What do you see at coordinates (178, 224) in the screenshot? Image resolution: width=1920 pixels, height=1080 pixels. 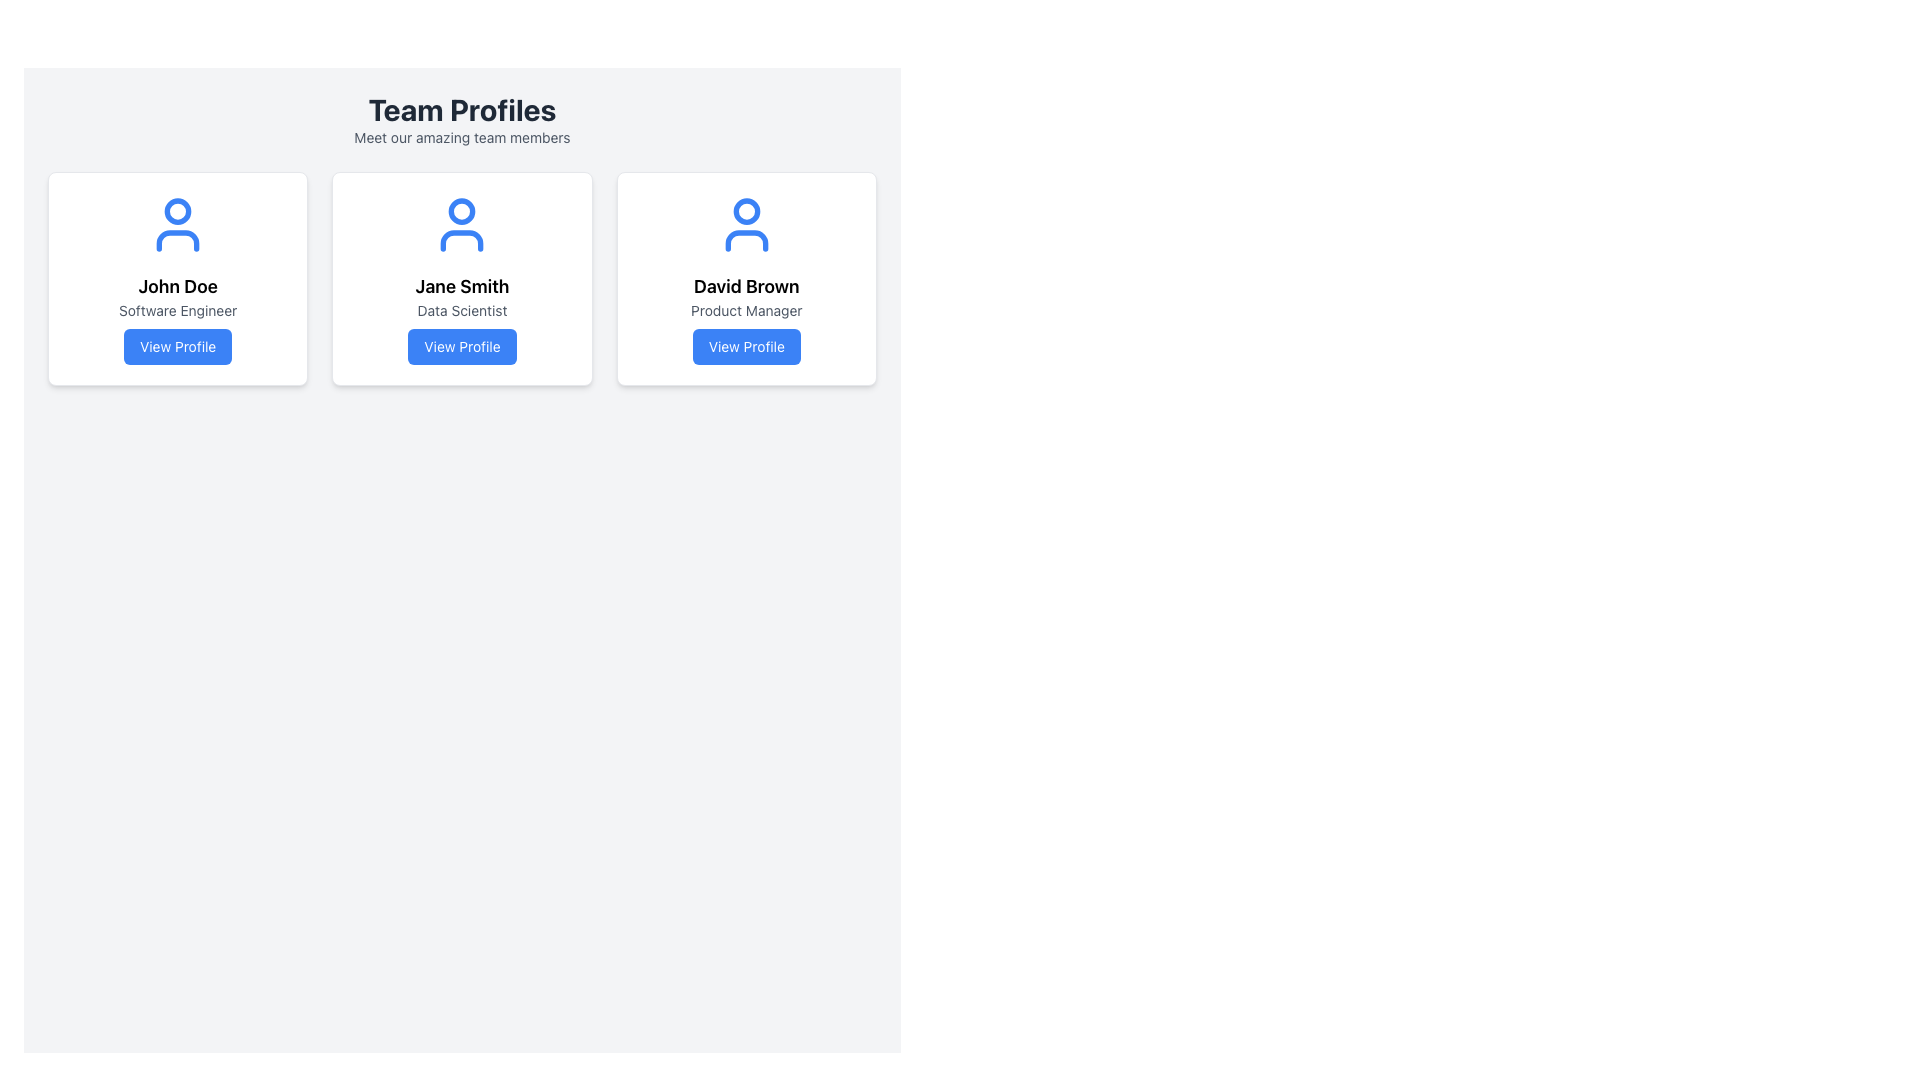 I see `the icon representing the user 'John Doe', which is centrally positioned at the top of the card above the text 'Software Engineer' and the button labeled 'View Profile'` at bounding box center [178, 224].